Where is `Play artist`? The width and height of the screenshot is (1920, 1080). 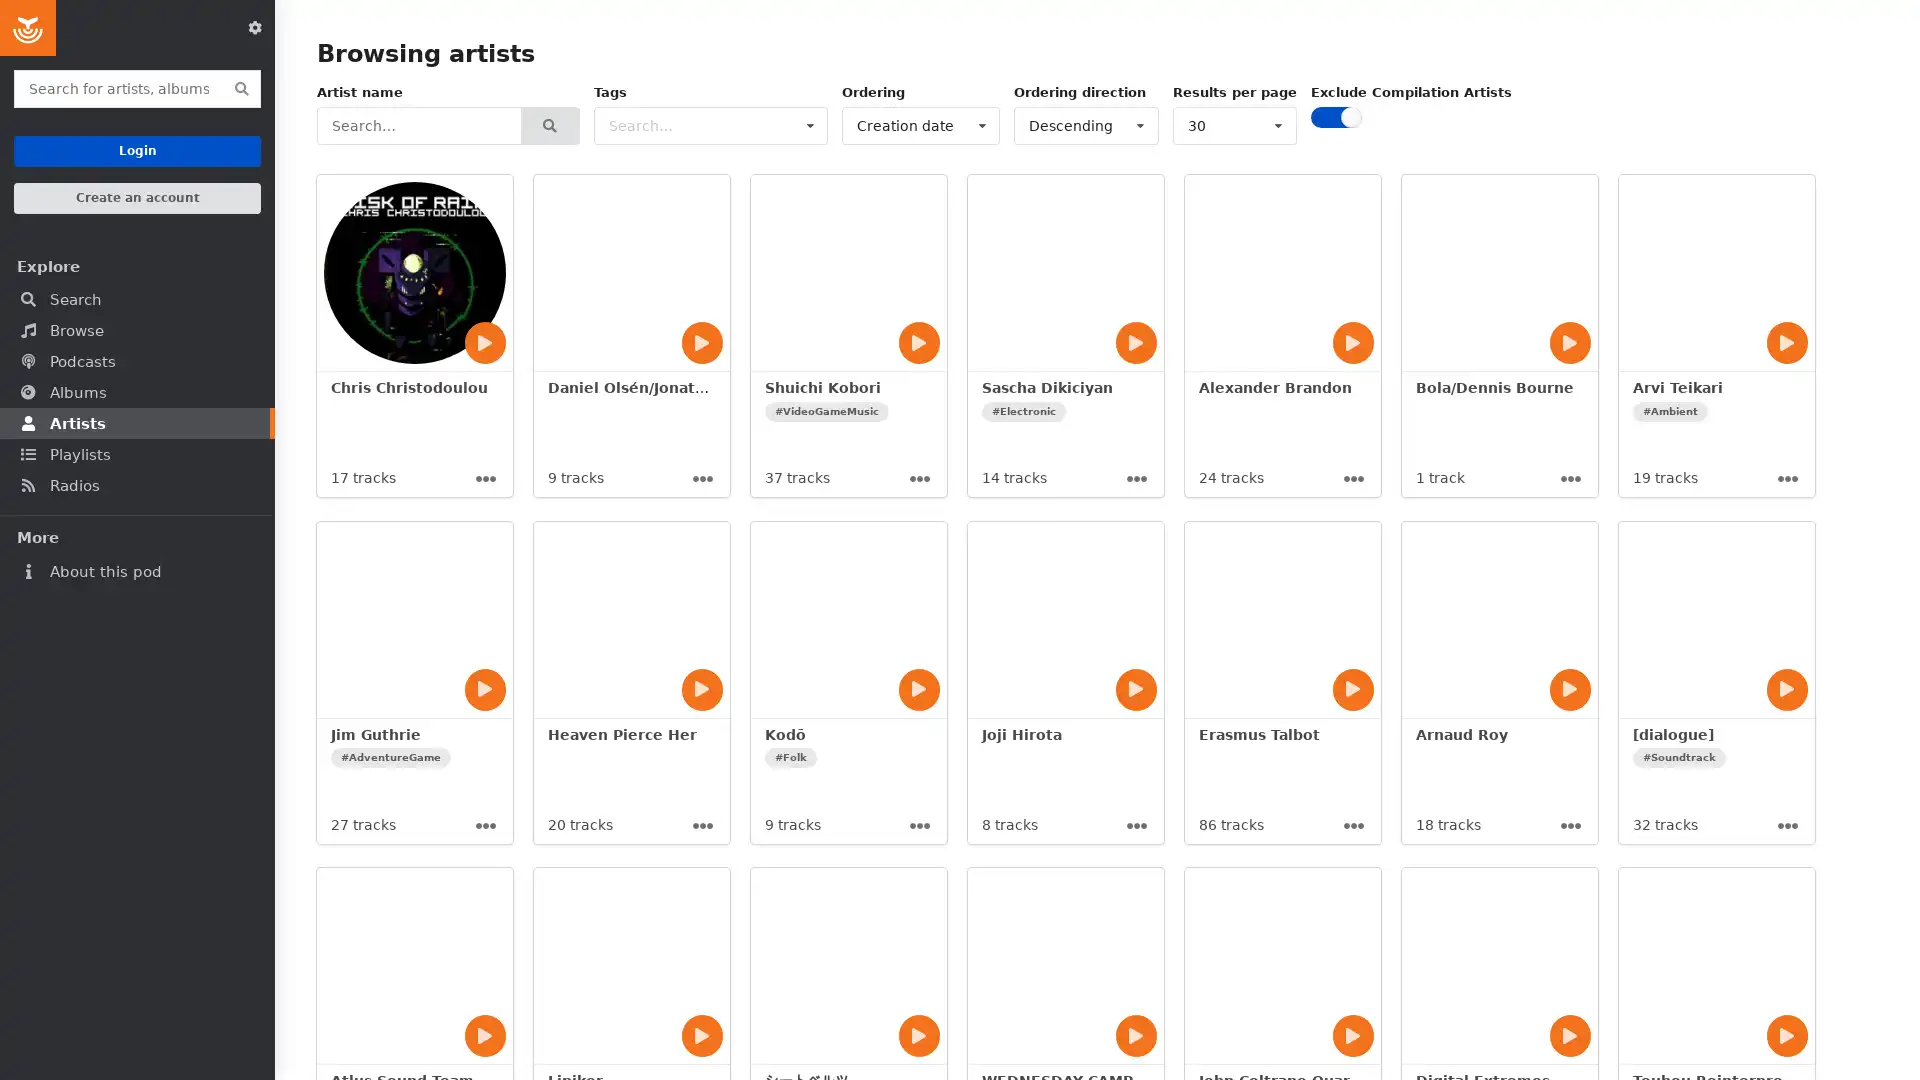 Play artist is located at coordinates (1353, 1035).